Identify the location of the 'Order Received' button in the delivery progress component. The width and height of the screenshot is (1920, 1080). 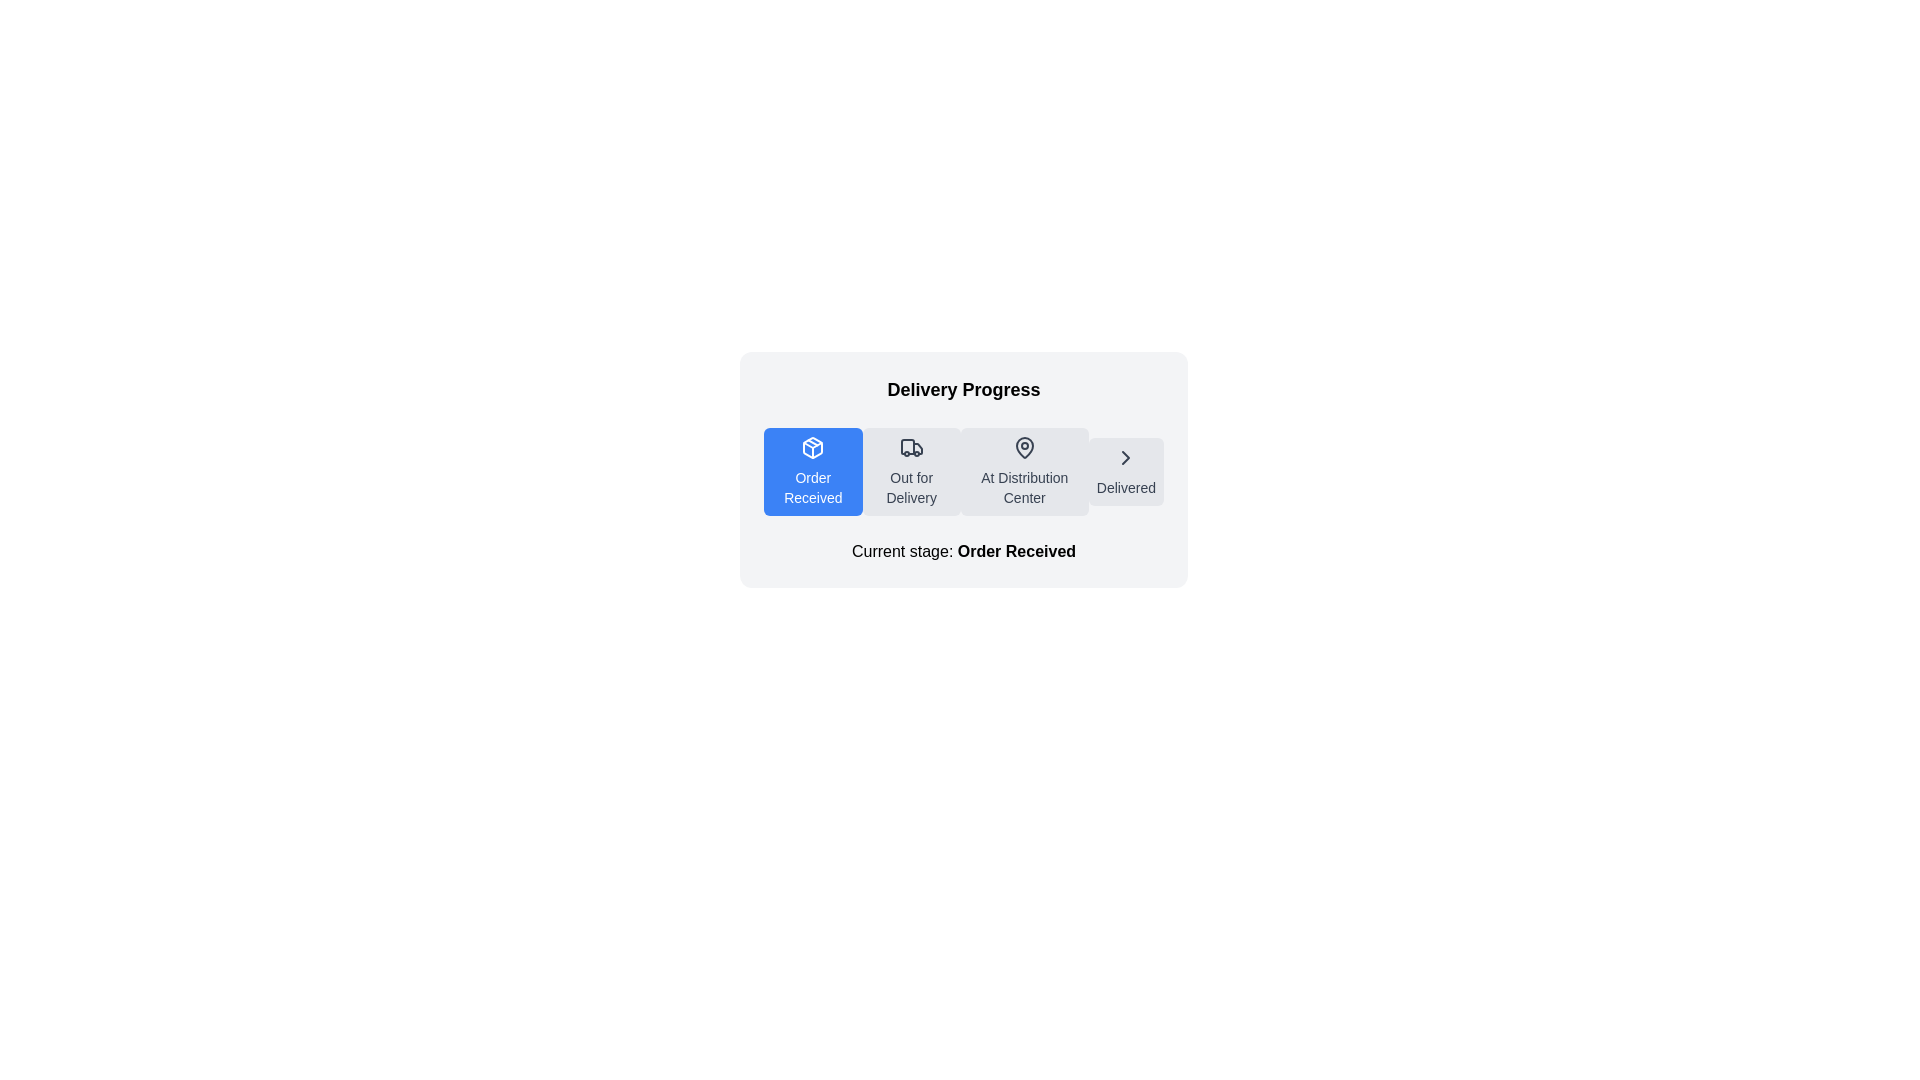
(813, 471).